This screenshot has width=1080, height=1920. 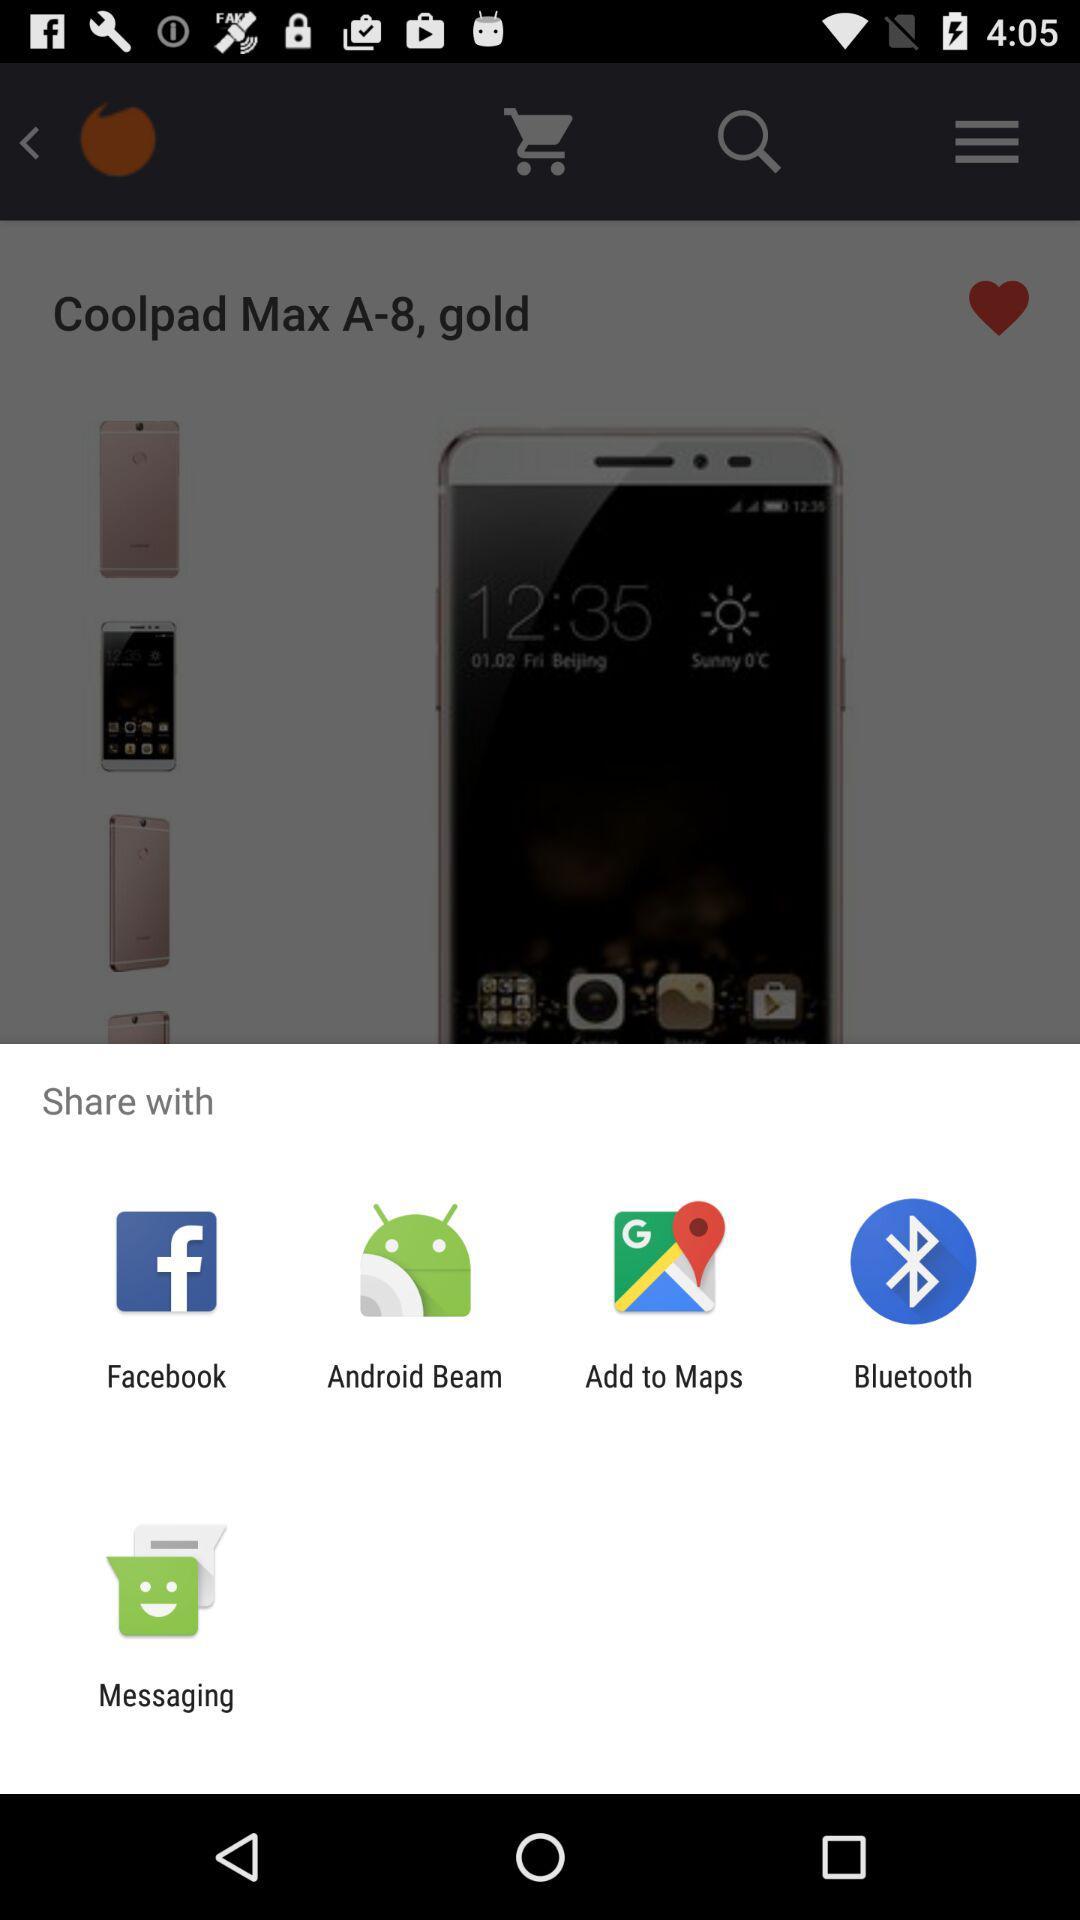 I want to click on item to the left of add to maps app, so click(x=414, y=1392).